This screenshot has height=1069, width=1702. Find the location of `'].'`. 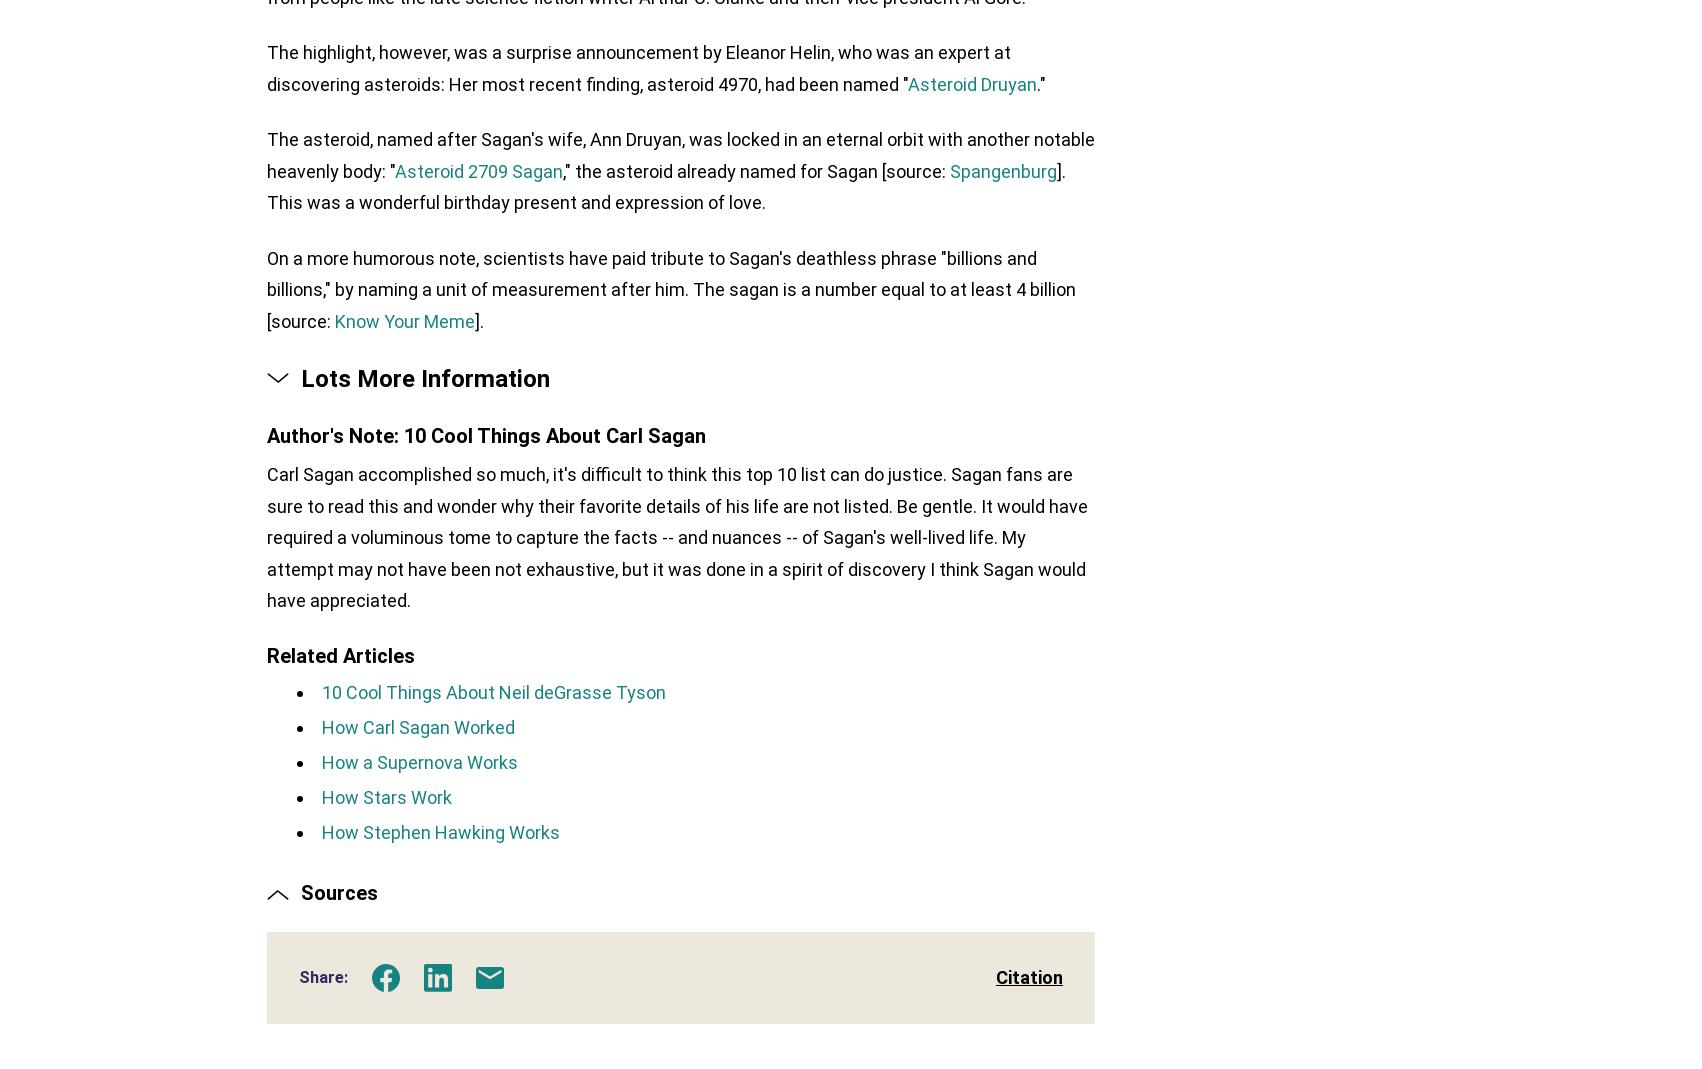

'].' is located at coordinates (478, 324).